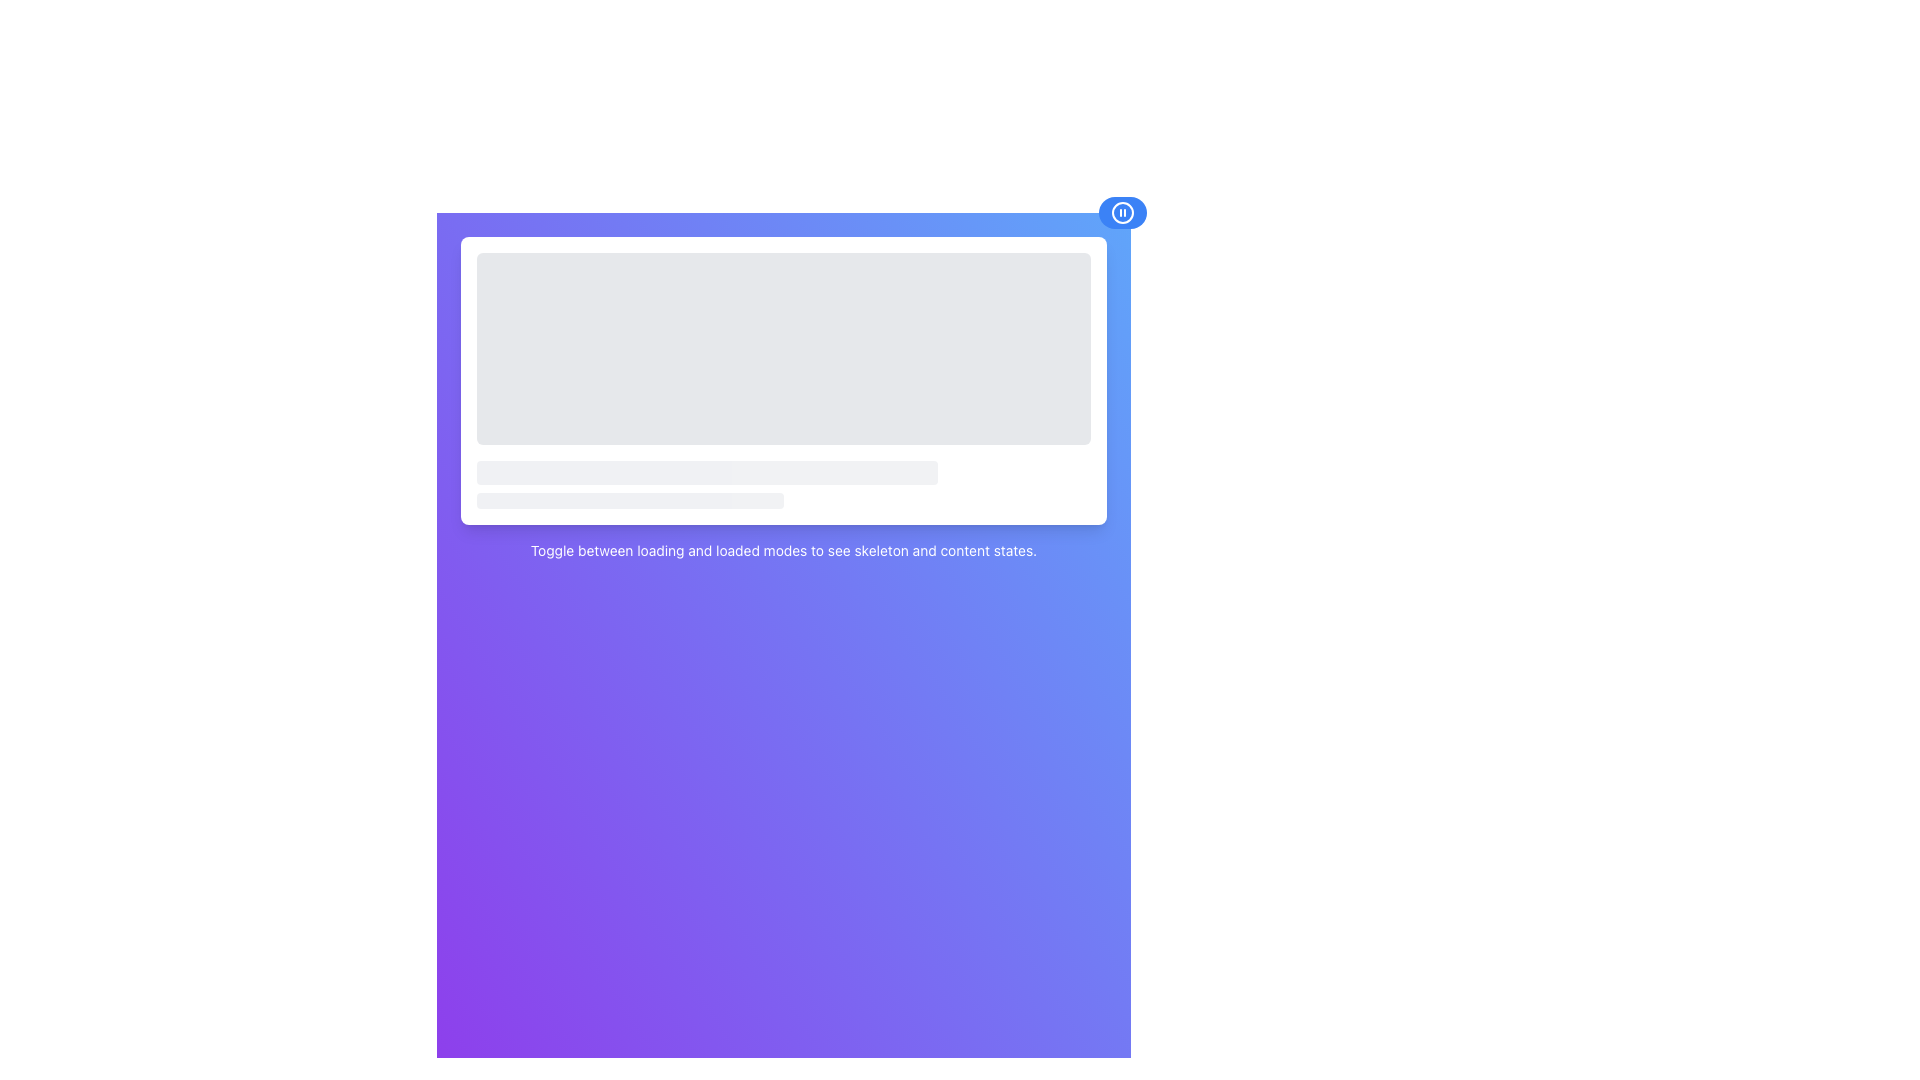 This screenshot has width=1920, height=1080. What do you see at coordinates (1123, 212) in the screenshot?
I see `the pause icon, which is a circular icon with a circle outline and two vertical lines in the center, located at the visual center of a blue button with rounded edges` at bounding box center [1123, 212].